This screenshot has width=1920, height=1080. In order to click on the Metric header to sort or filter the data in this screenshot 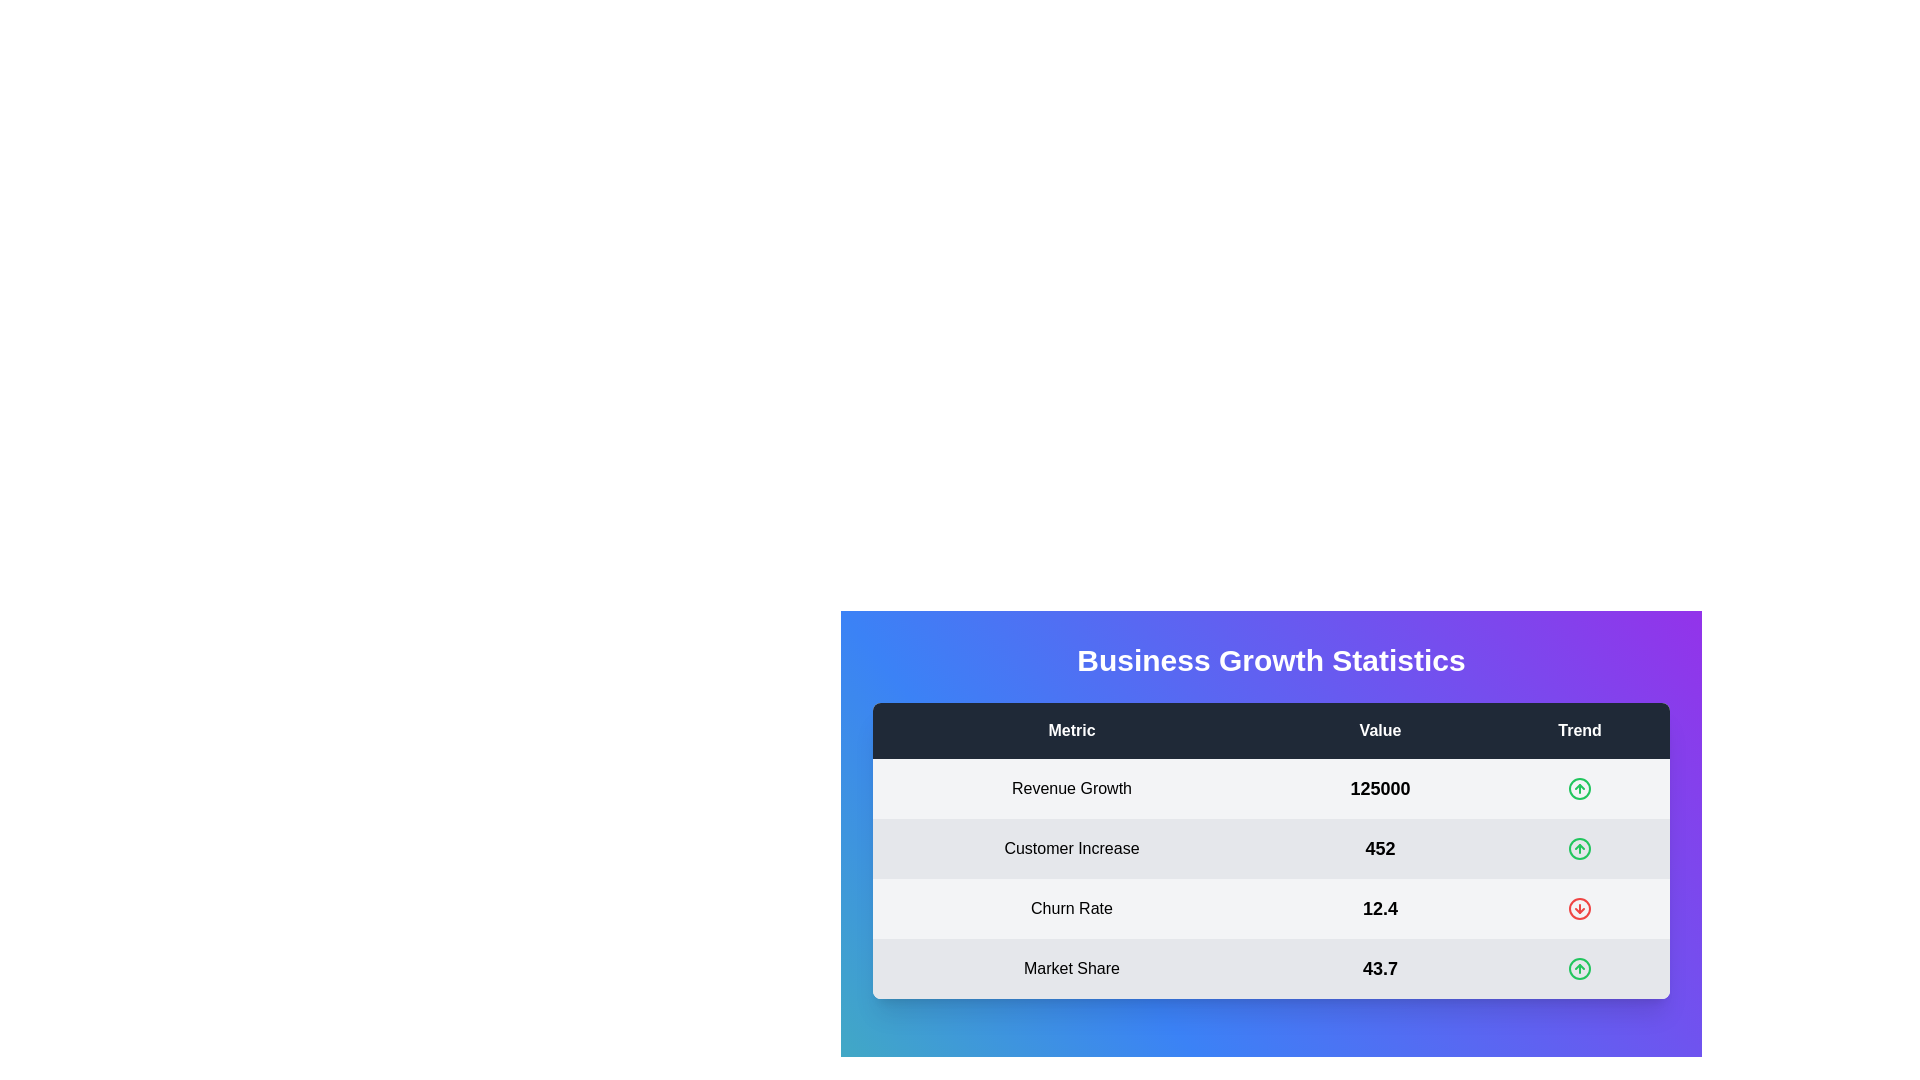, I will do `click(1070, 731)`.